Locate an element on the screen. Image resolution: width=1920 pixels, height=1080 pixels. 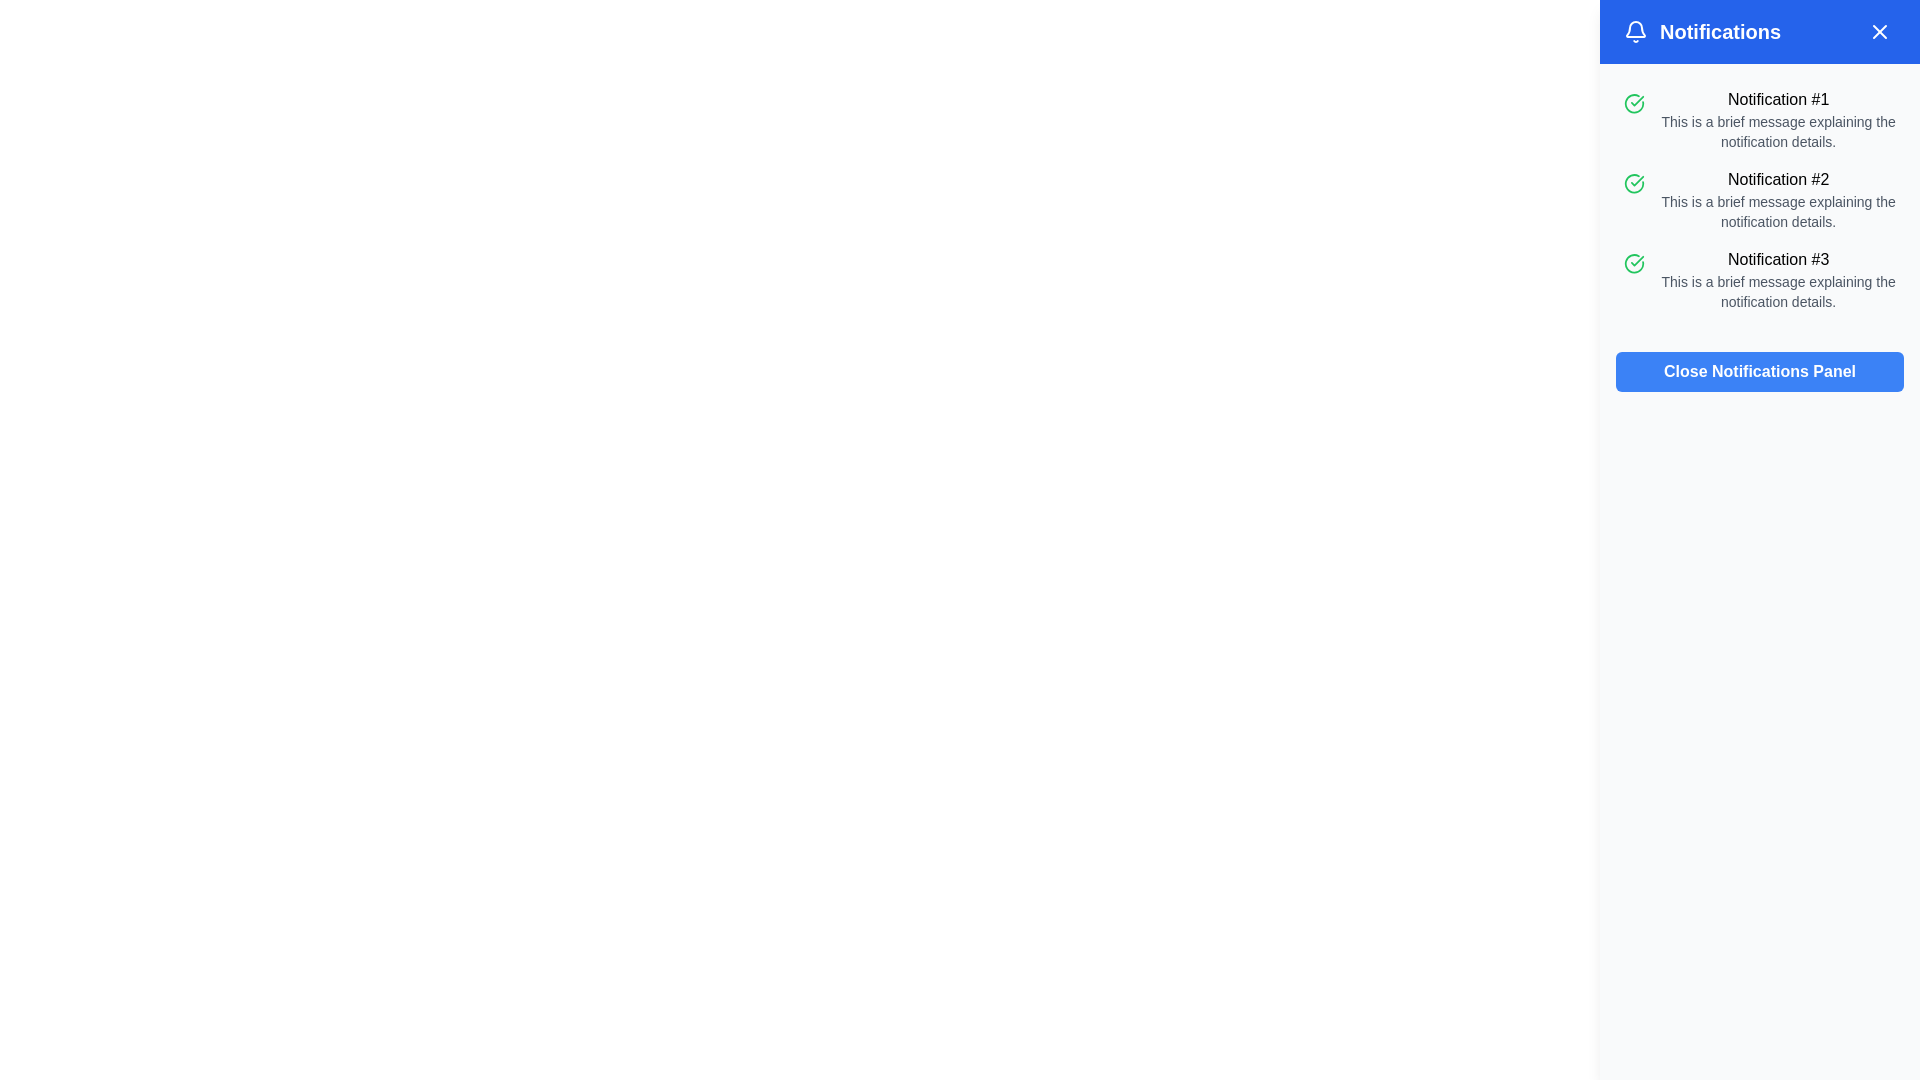
the notification entry titled 'Notification #3' with the message 'This is a brief message explaining the notification details.' which includes a green checkmark icon on its left is located at coordinates (1760, 280).